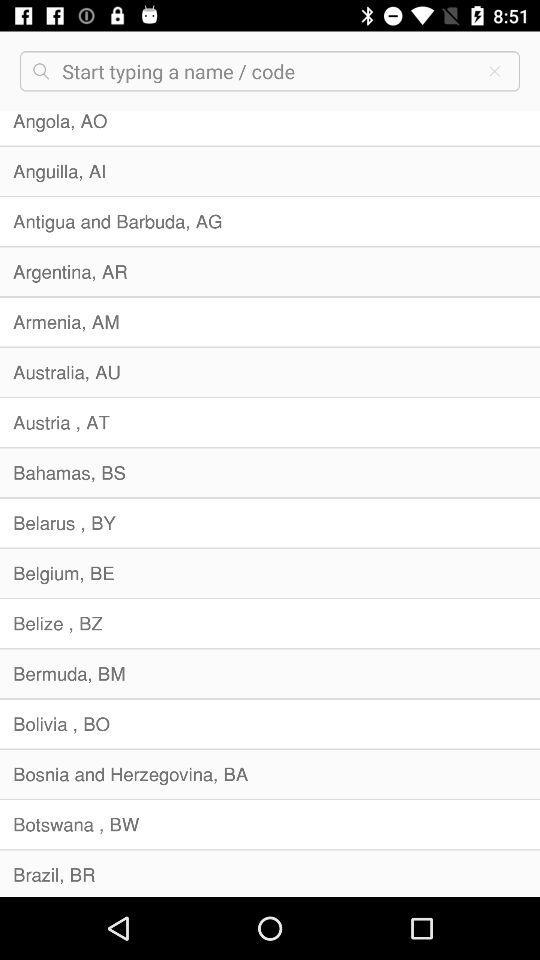  What do you see at coordinates (270, 221) in the screenshot?
I see `the antigua and barbuda icon` at bounding box center [270, 221].